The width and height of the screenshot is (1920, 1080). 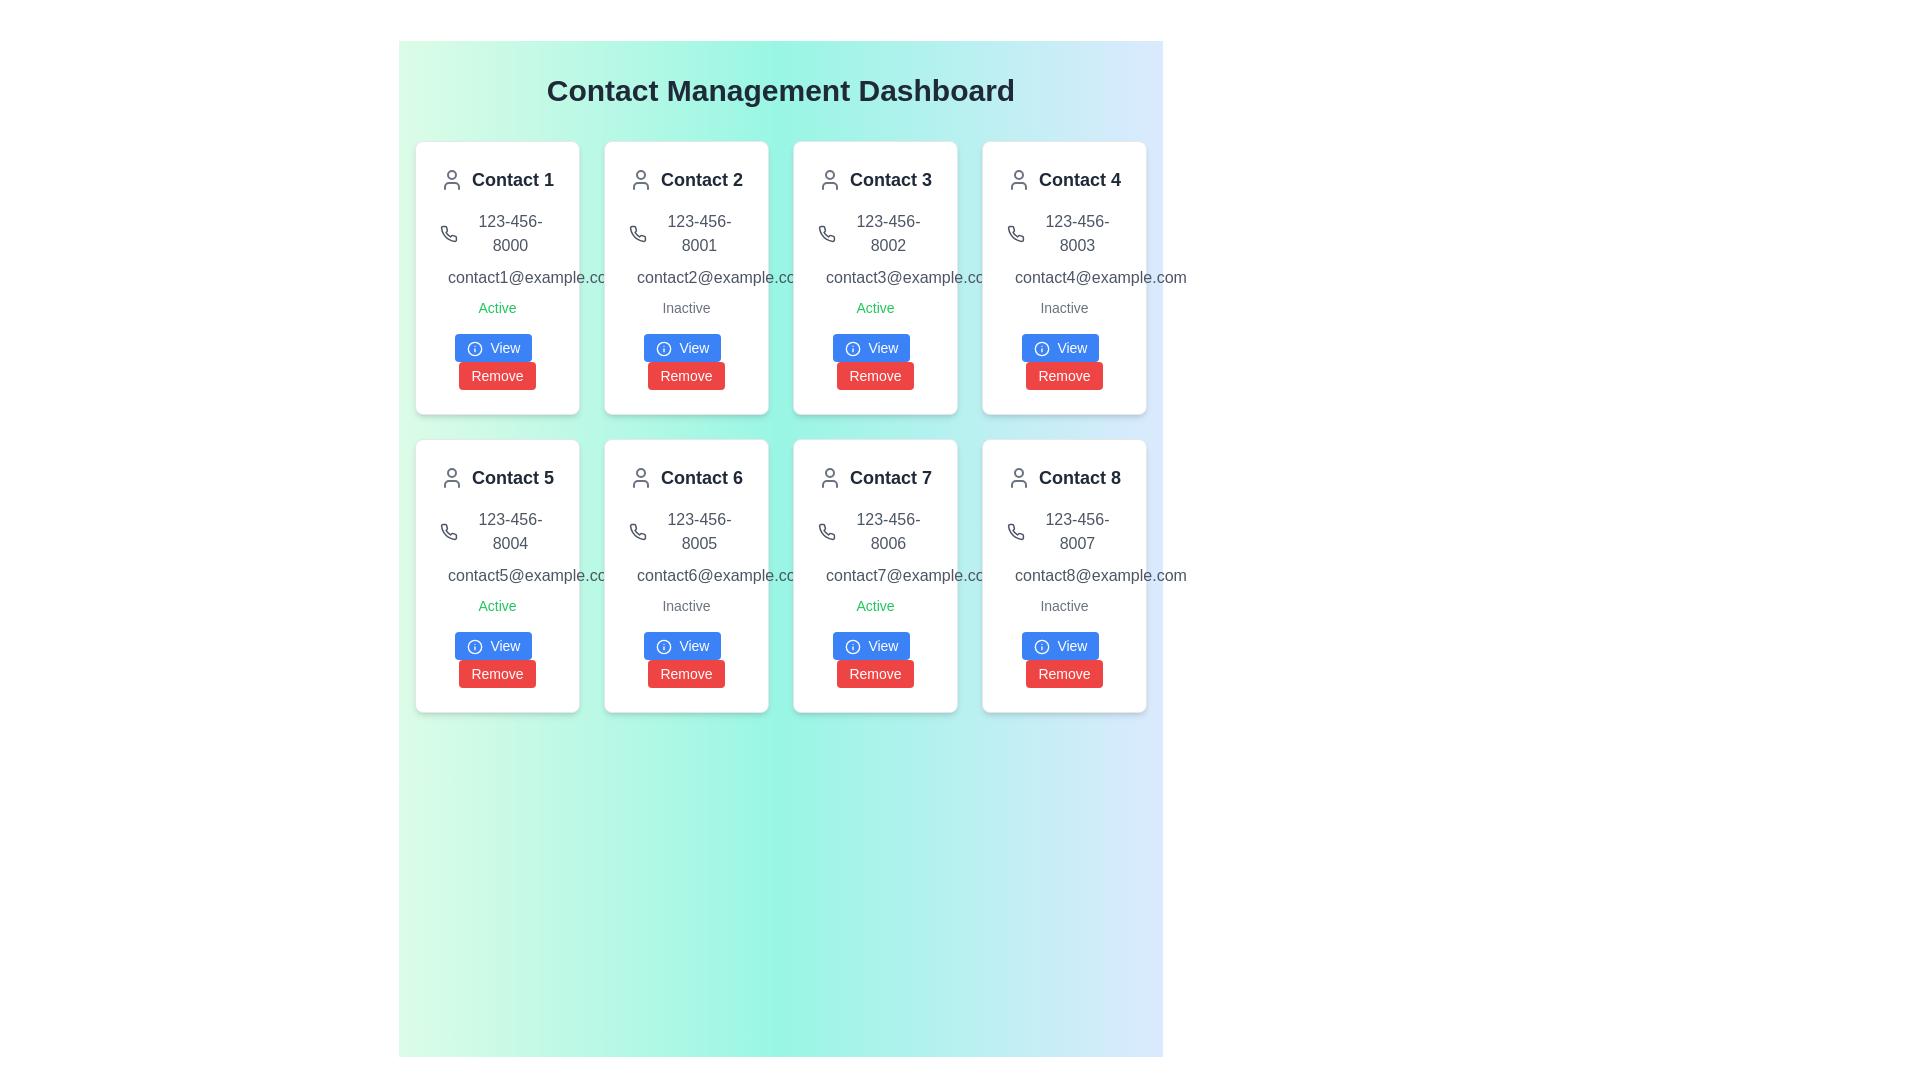 What do you see at coordinates (875, 375) in the screenshot?
I see `the 'Remove' button located directly below the 'View' button in the 'Contact 3' card` at bounding box center [875, 375].